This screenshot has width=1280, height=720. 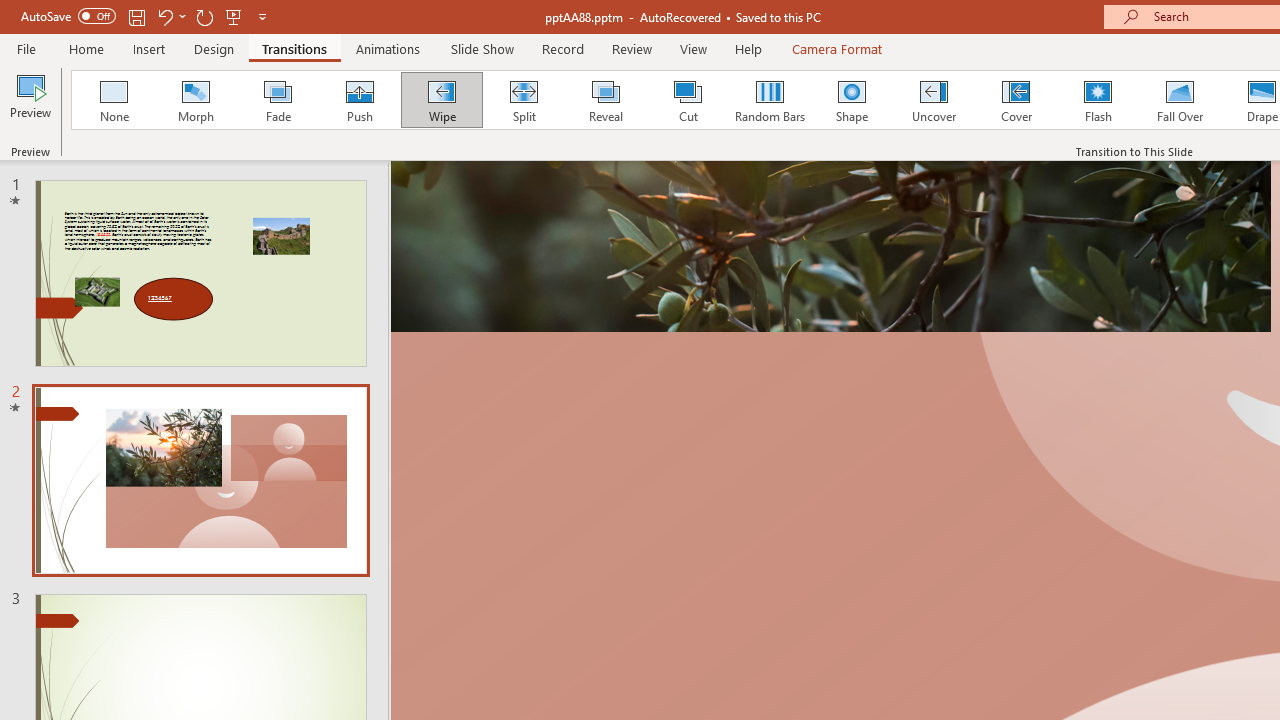 I want to click on 'Cover', so click(x=1016, y=100).